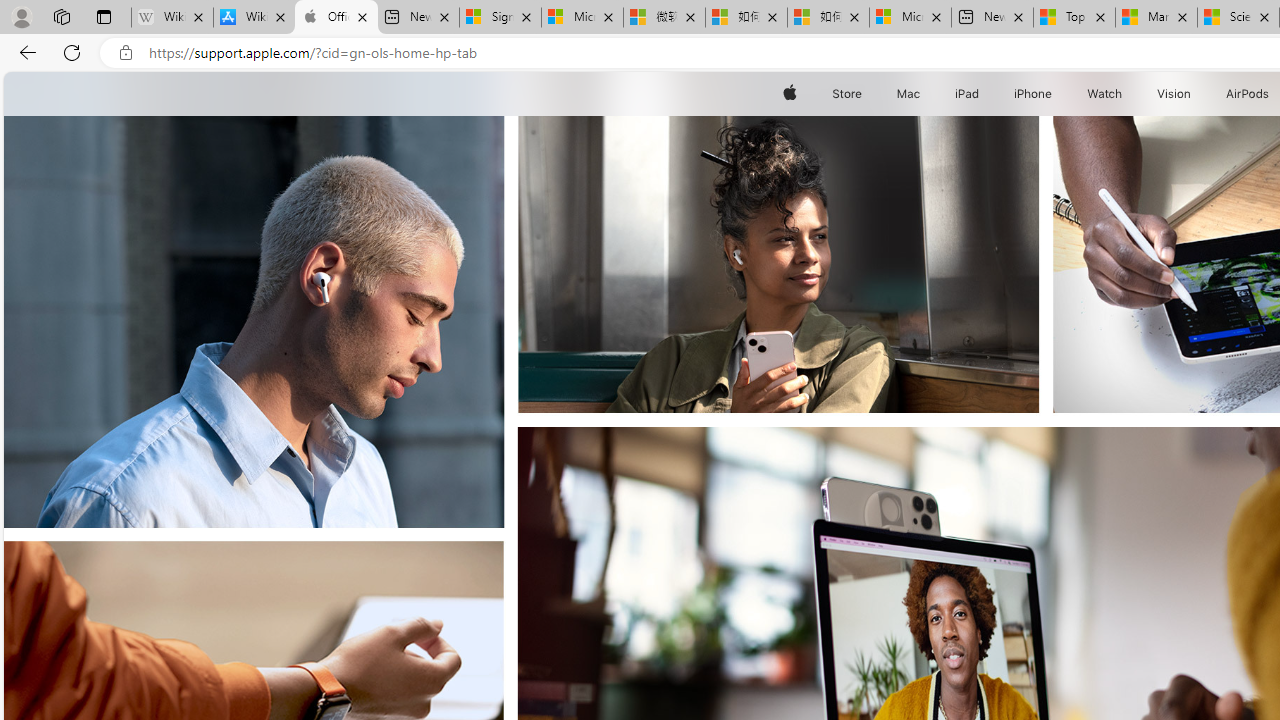 The width and height of the screenshot is (1280, 720). What do you see at coordinates (1195, 93) in the screenshot?
I see `'Class: globalnav-submenu-trigger-item'` at bounding box center [1195, 93].